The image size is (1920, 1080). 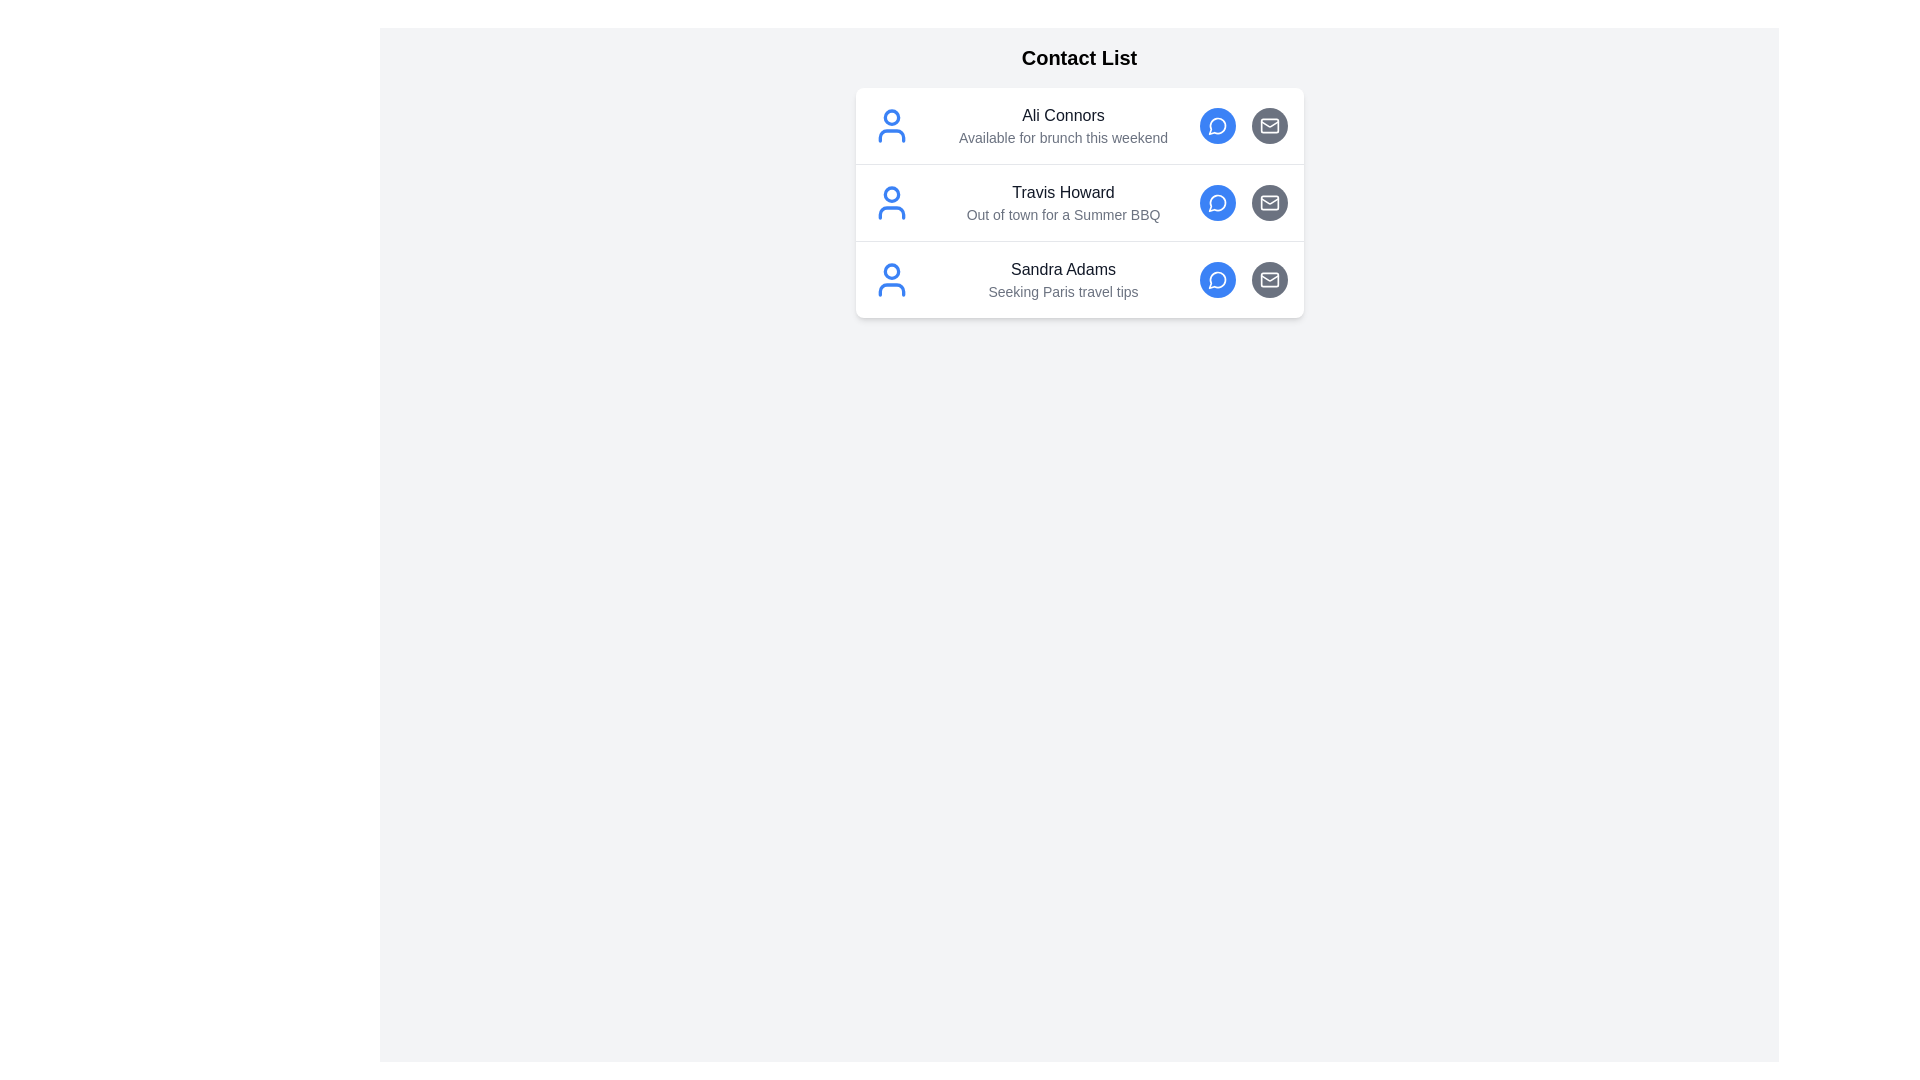 I want to click on the light gray text reading 'Out of town for a Summer BBQ', which is the subtitle of the contact 'Travis Howard', so click(x=1062, y=215).